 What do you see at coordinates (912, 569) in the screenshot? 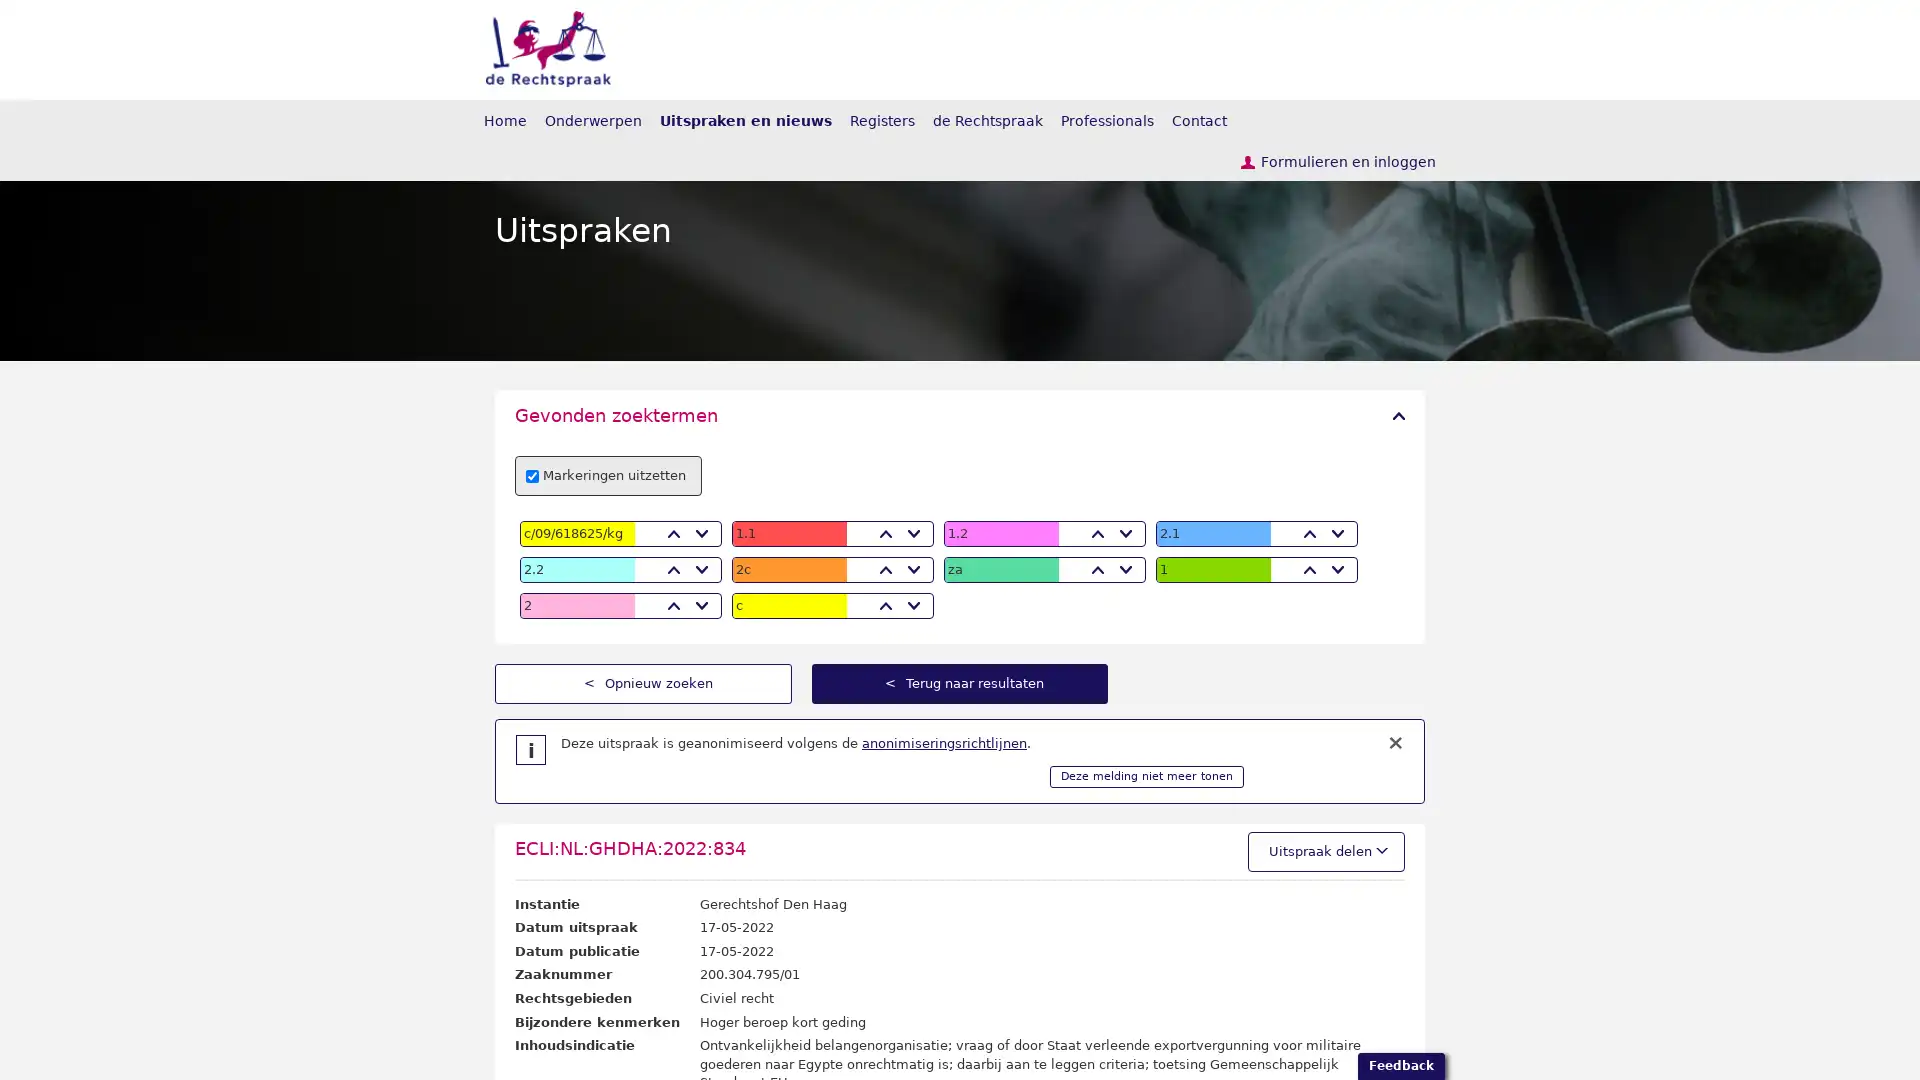
I see `Volgende zoek term` at bounding box center [912, 569].